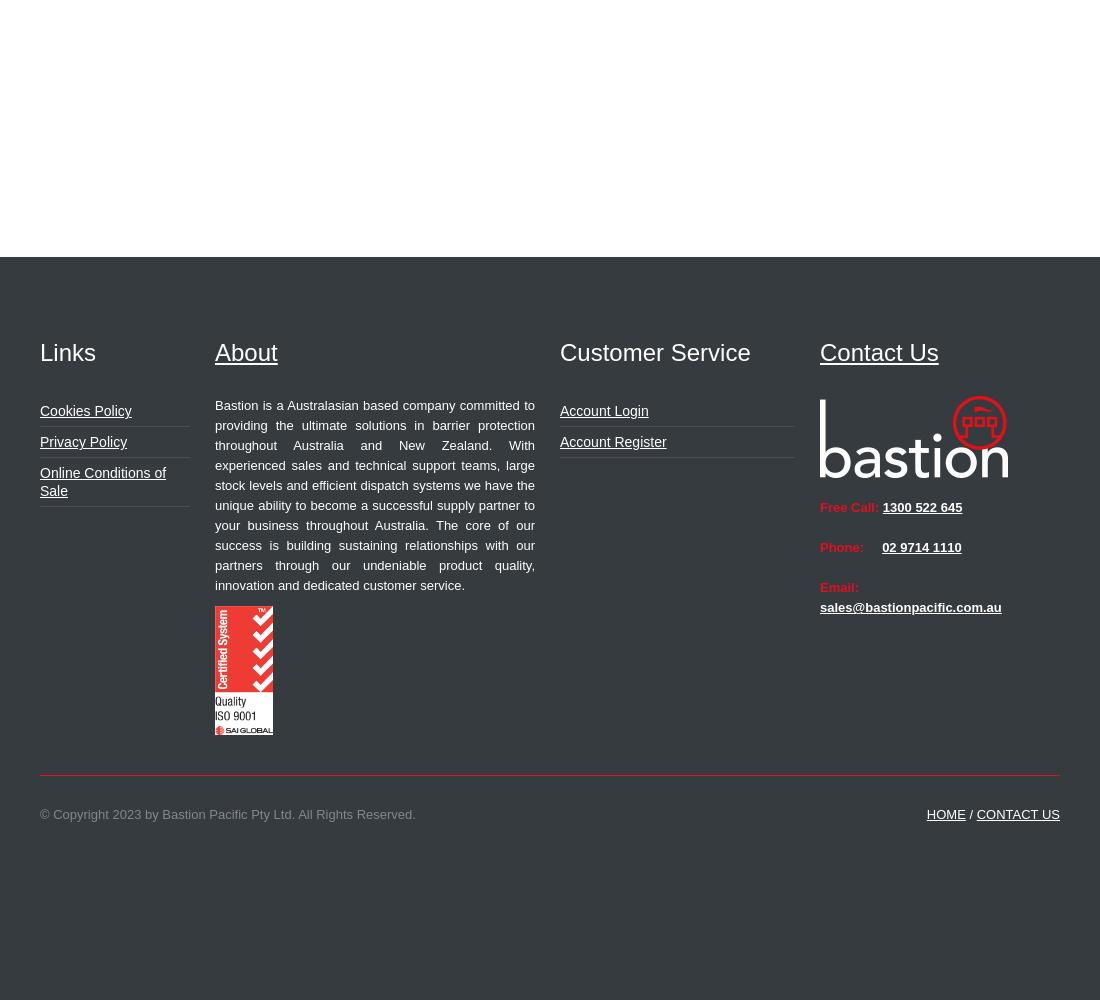  Describe the element at coordinates (66, 351) in the screenshot. I see `'Links'` at that location.